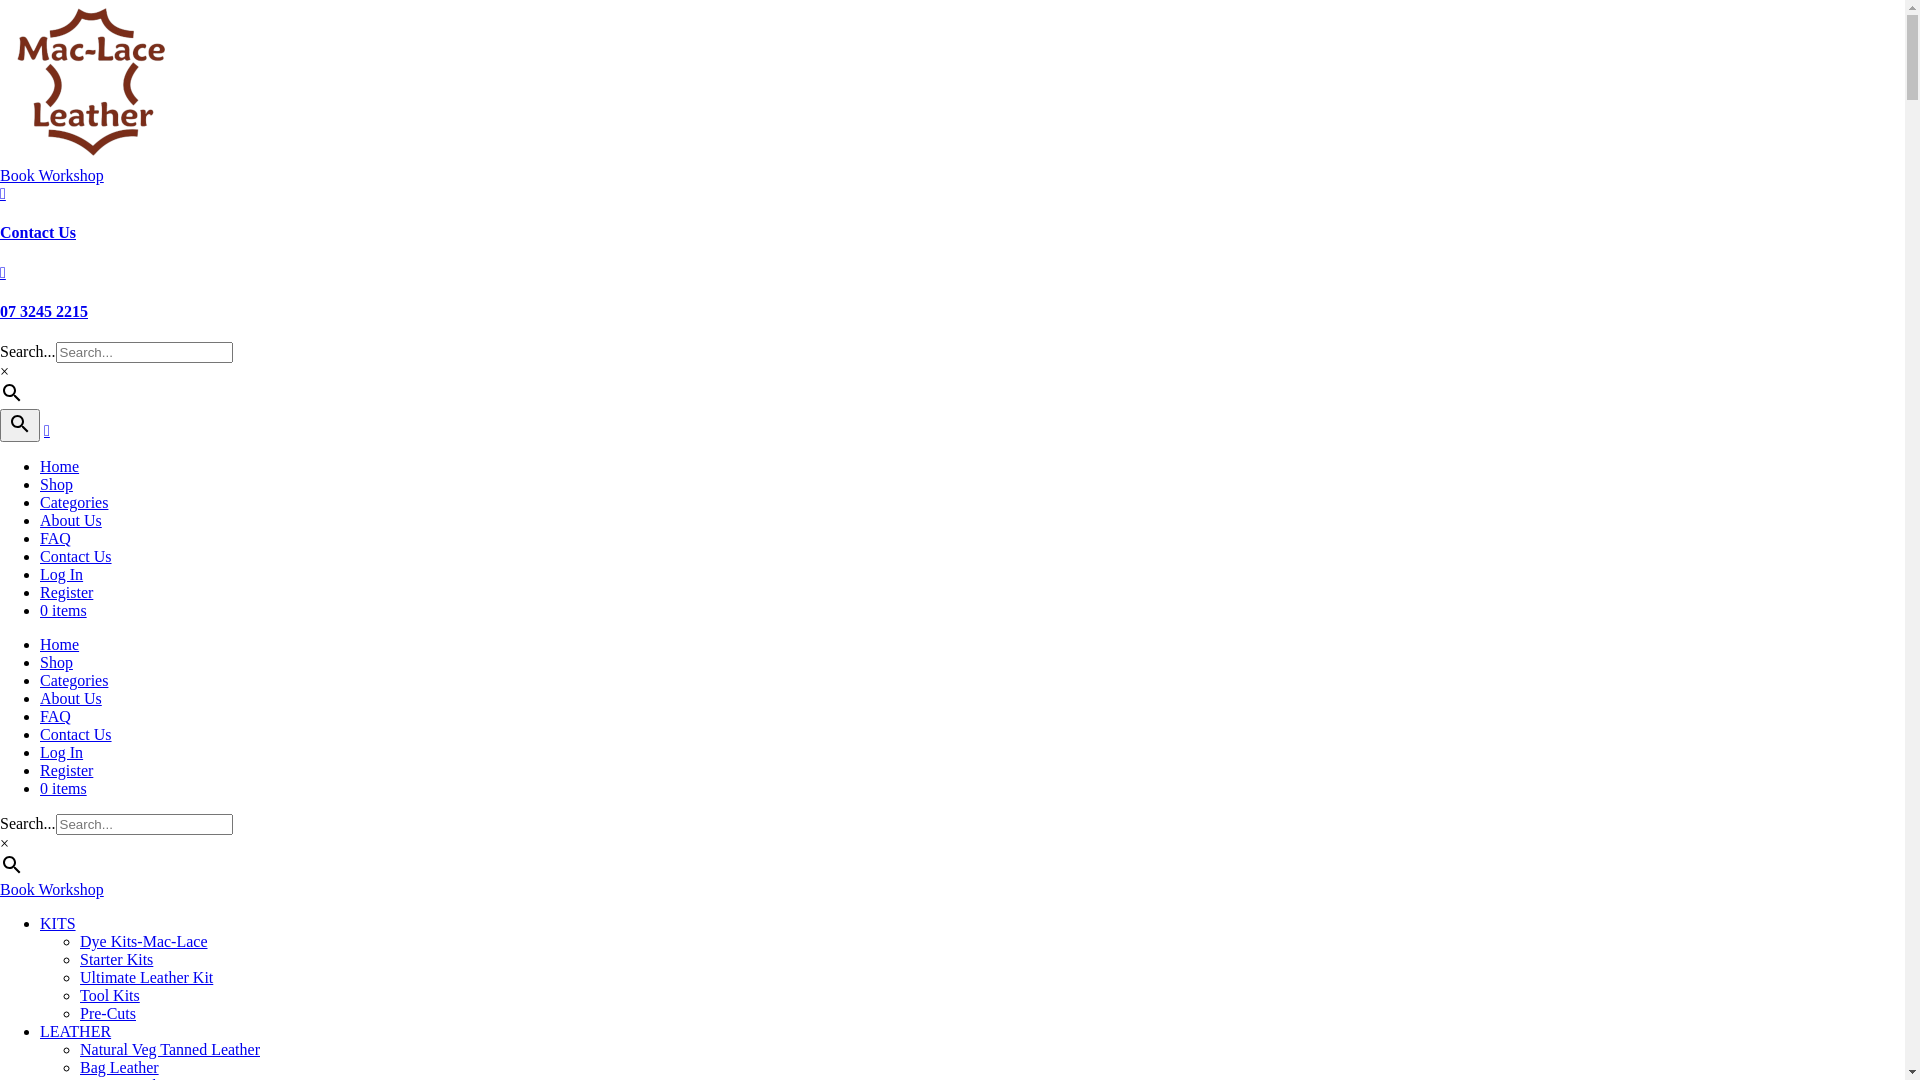 The image size is (1920, 1080). Describe the element at coordinates (52, 174) in the screenshot. I see `'Book Workshop'` at that location.